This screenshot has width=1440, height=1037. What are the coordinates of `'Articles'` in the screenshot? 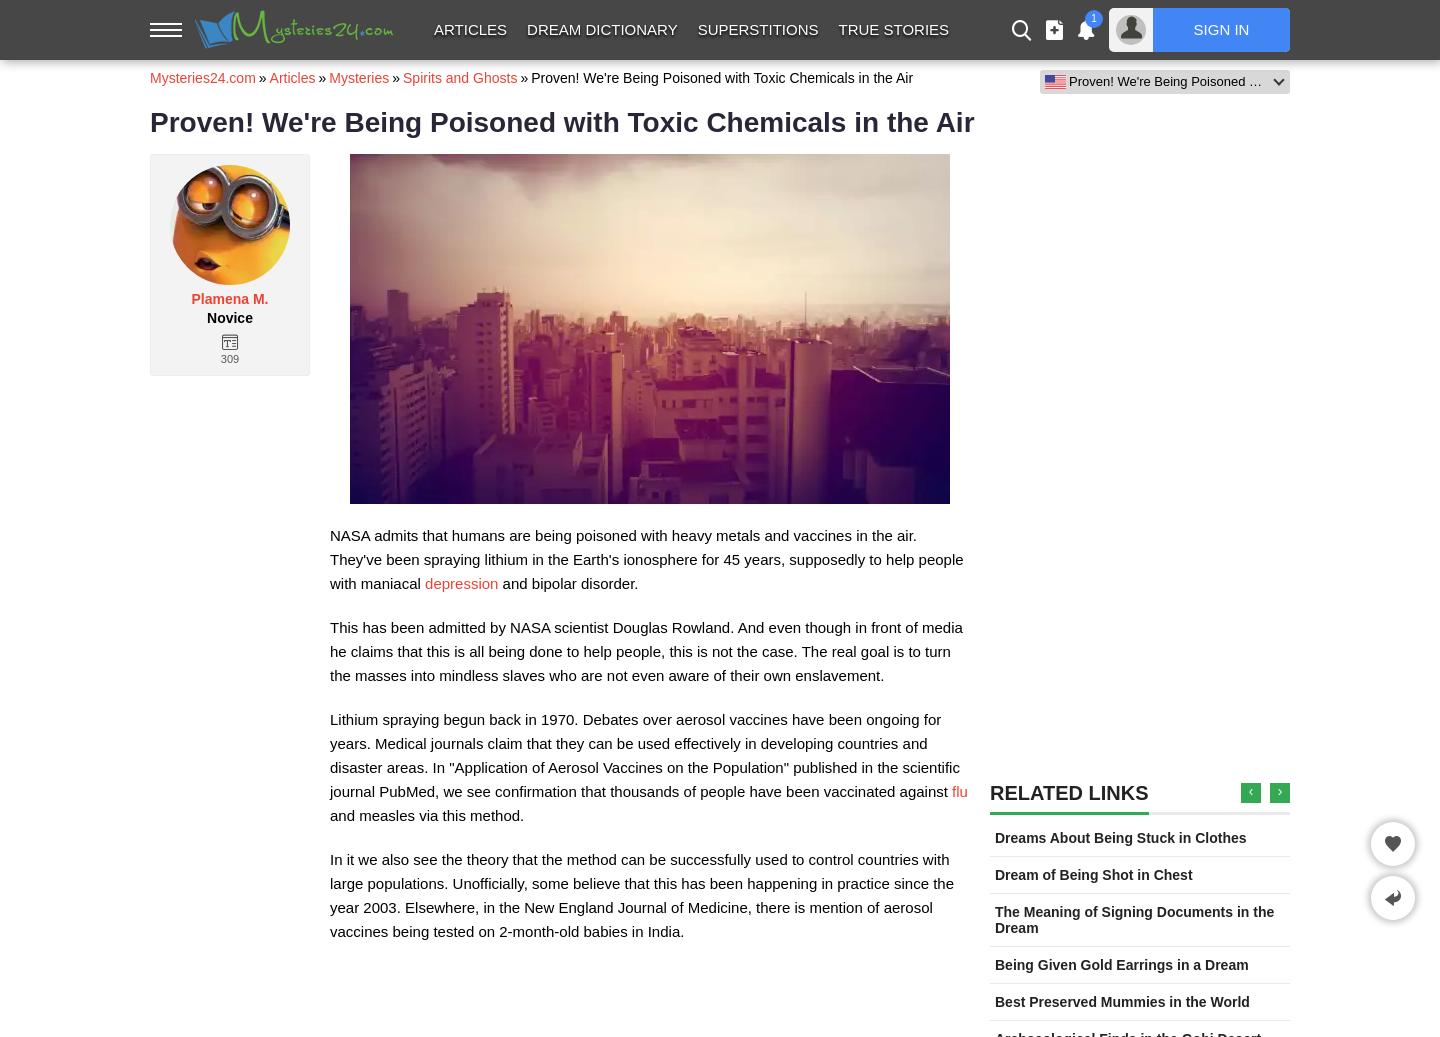 It's located at (267, 76).